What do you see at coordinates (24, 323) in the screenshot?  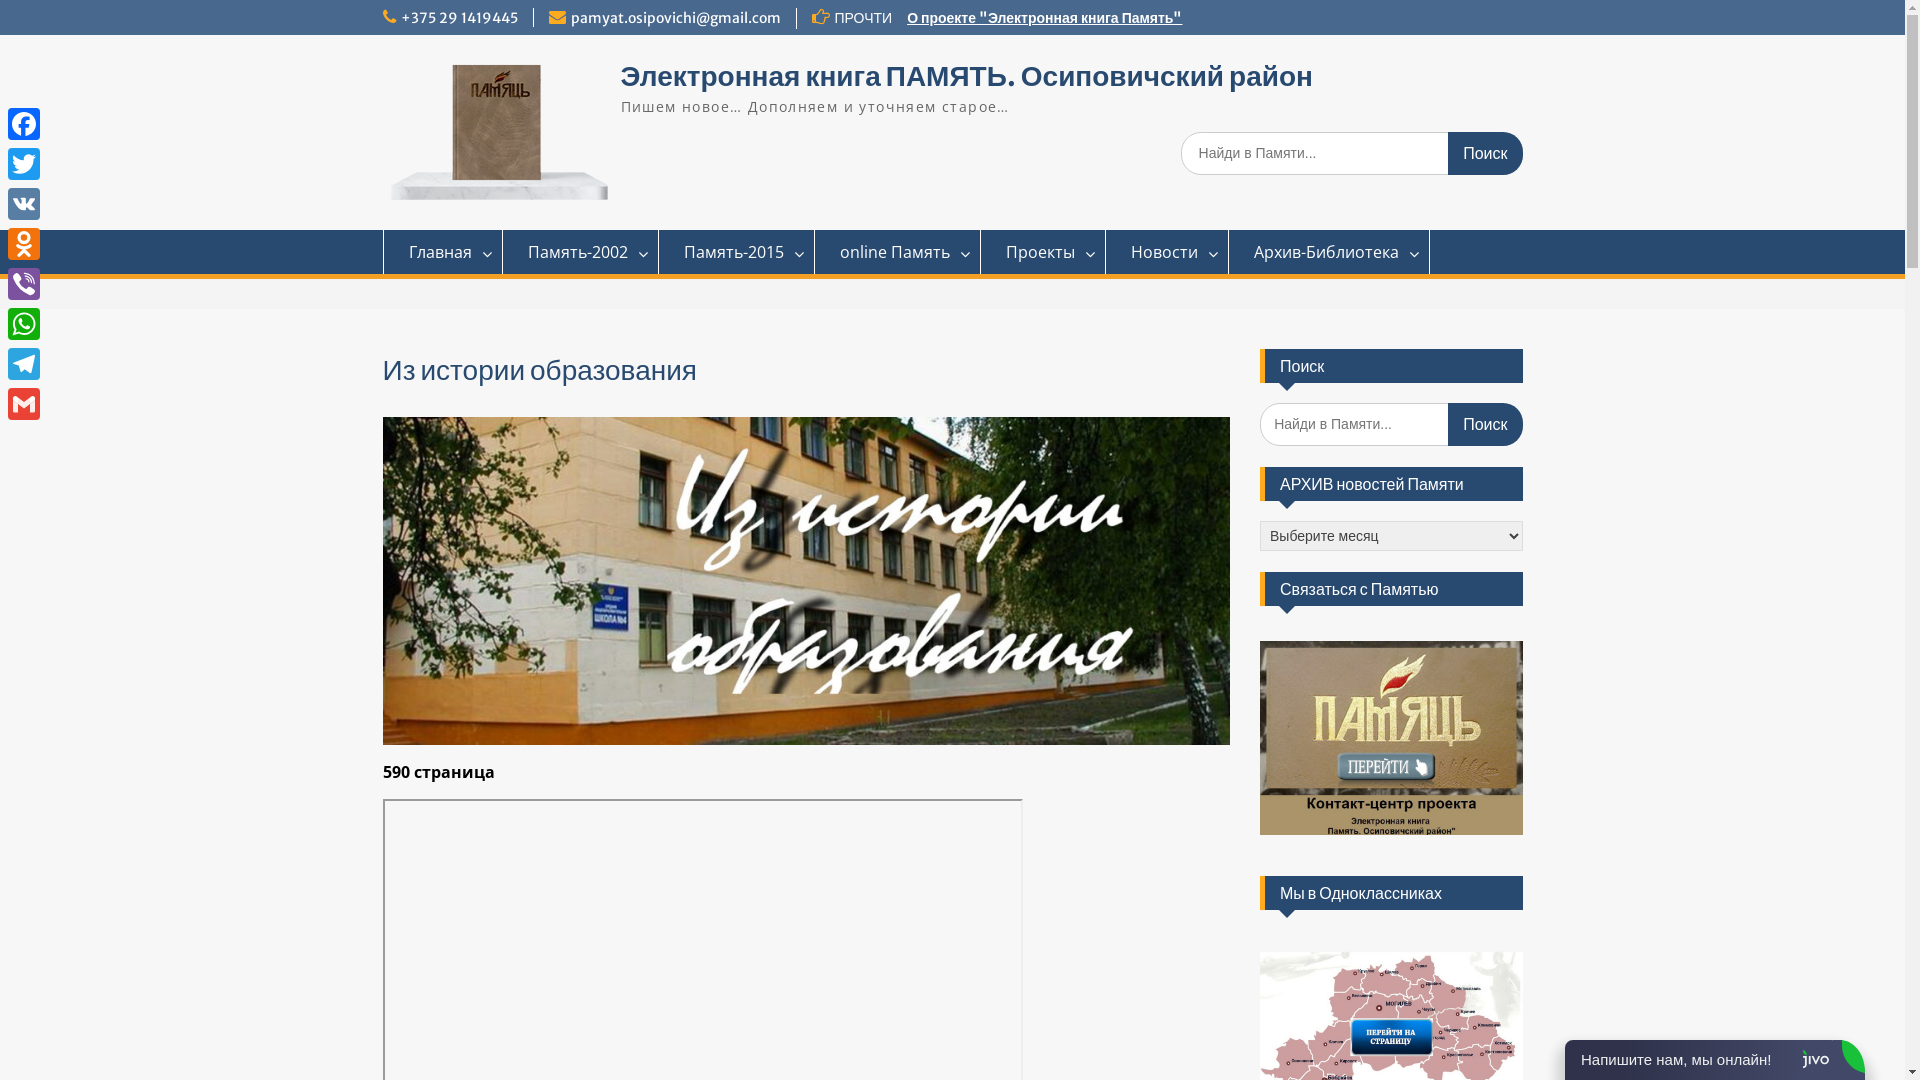 I see `'WhatsApp'` at bounding box center [24, 323].